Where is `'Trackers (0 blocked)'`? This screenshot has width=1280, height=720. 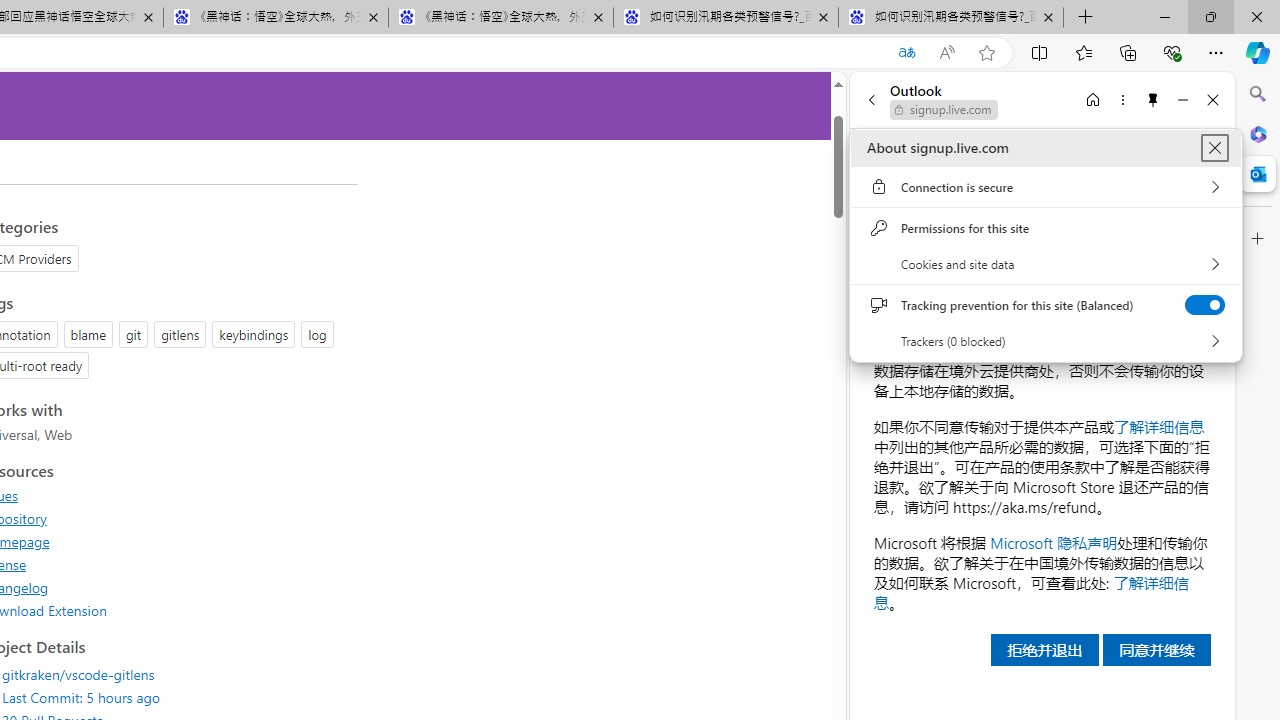
'Trackers (0 blocked)' is located at coordinates (1045, 340).